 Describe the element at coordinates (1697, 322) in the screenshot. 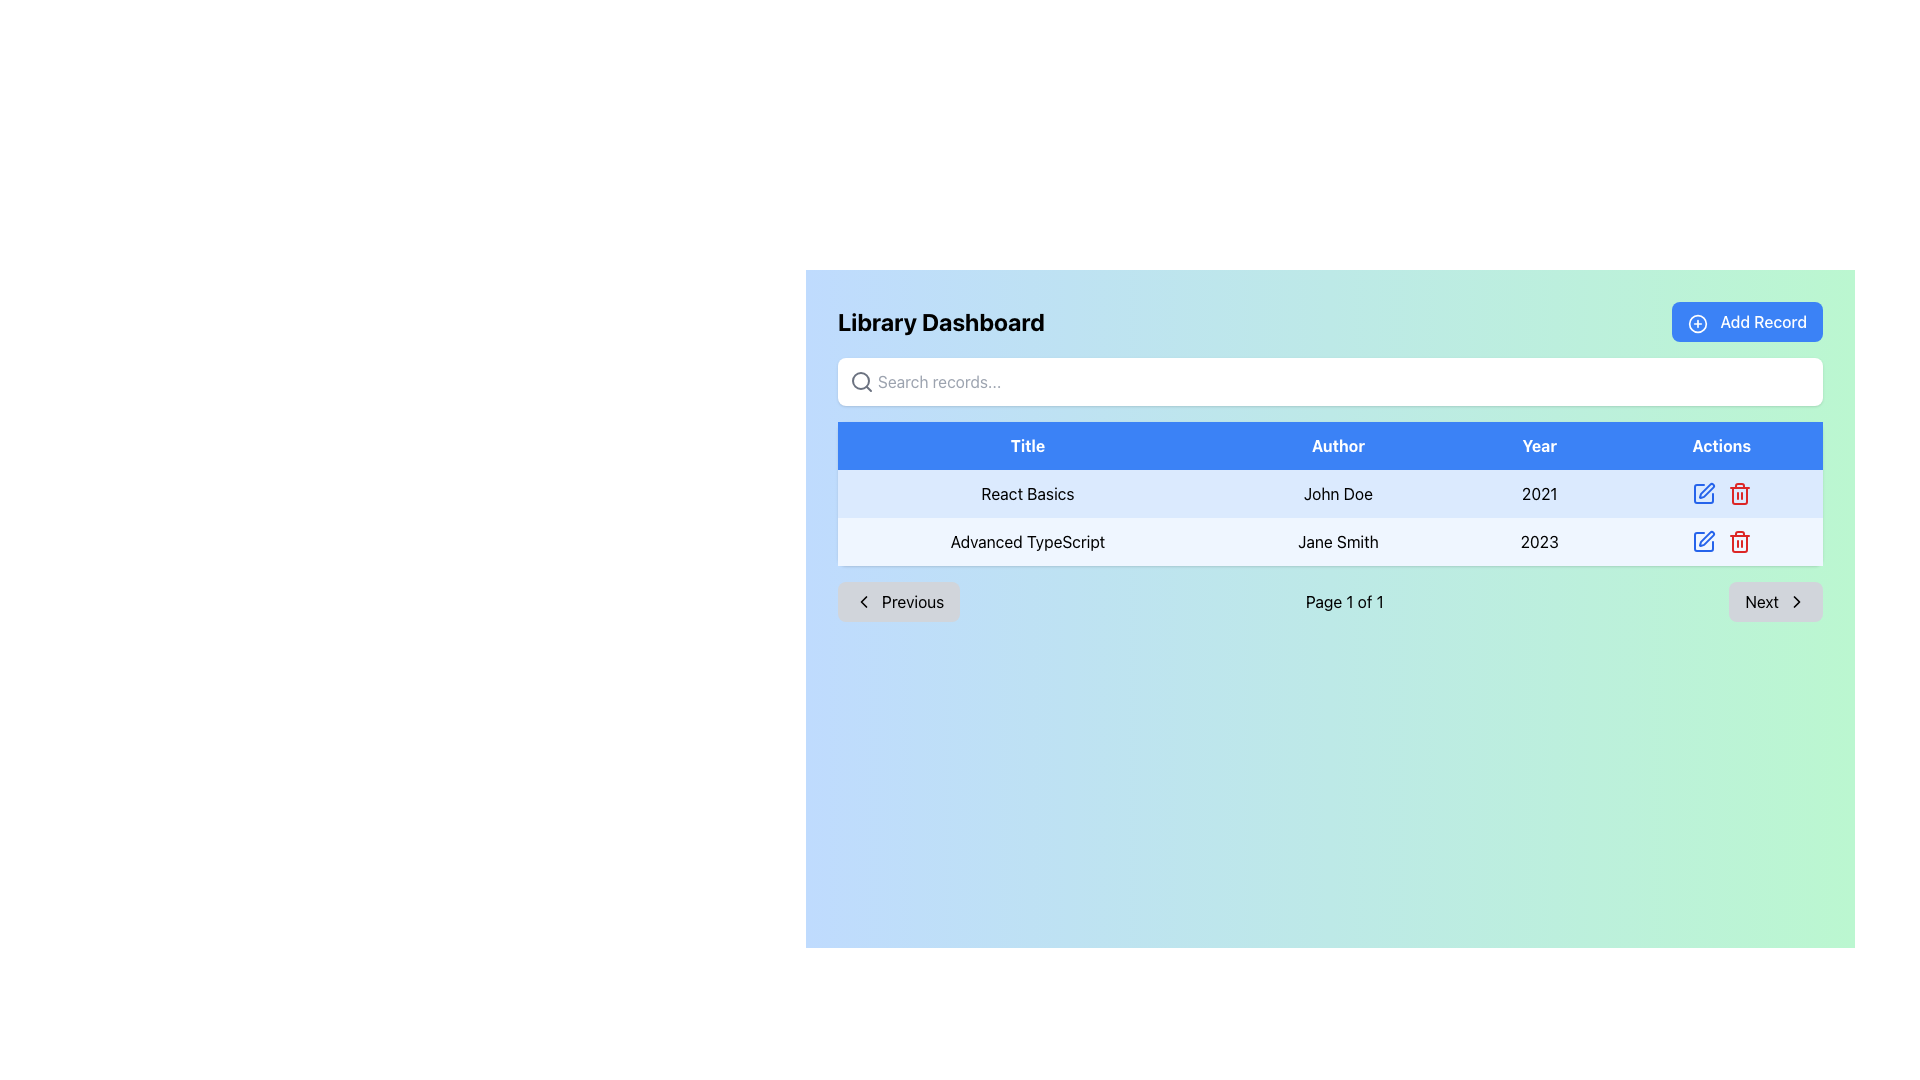

I see `the addition icon located to the left of the 'Add Record' text, which is inside a blue rounded rectangular button` at that location.